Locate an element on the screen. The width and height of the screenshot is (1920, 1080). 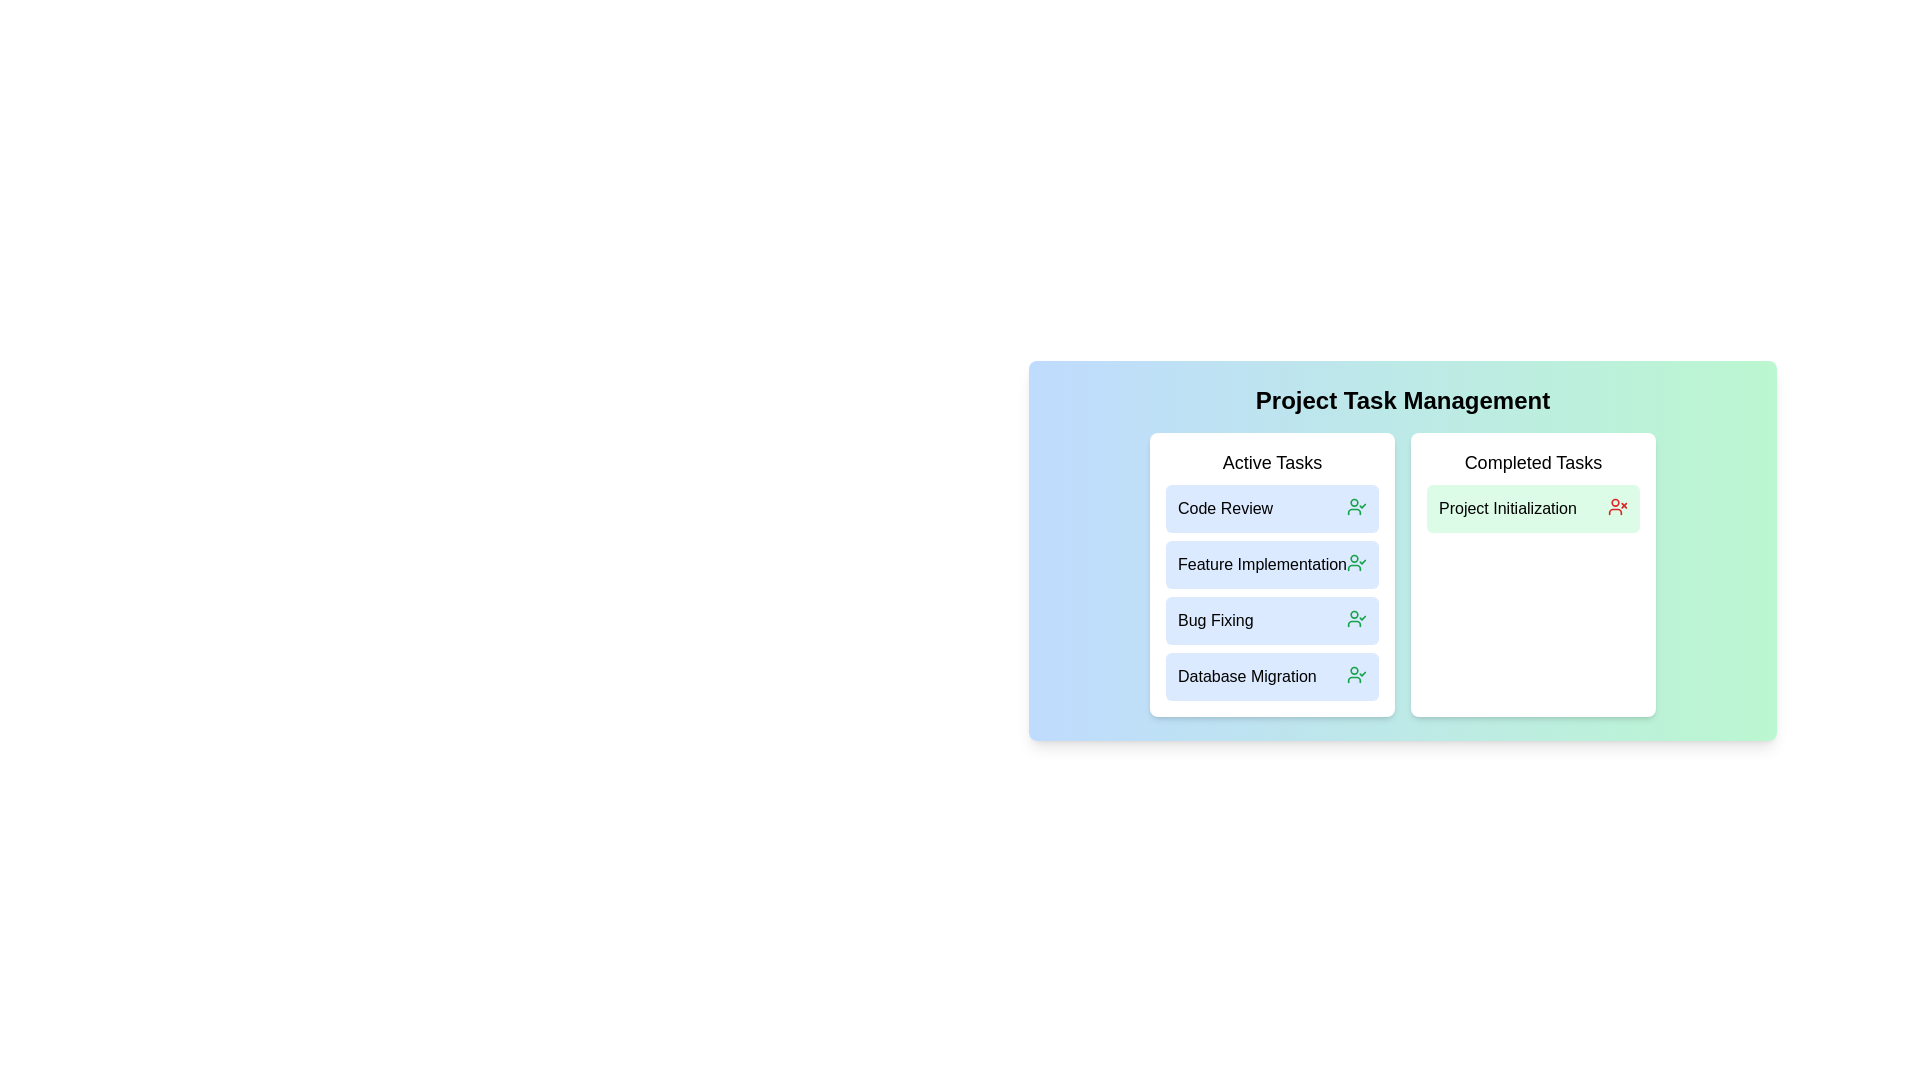
the 'UserCheck' icon associated with the task 'Bug Fixing' is located at coordinates (1357, 617).